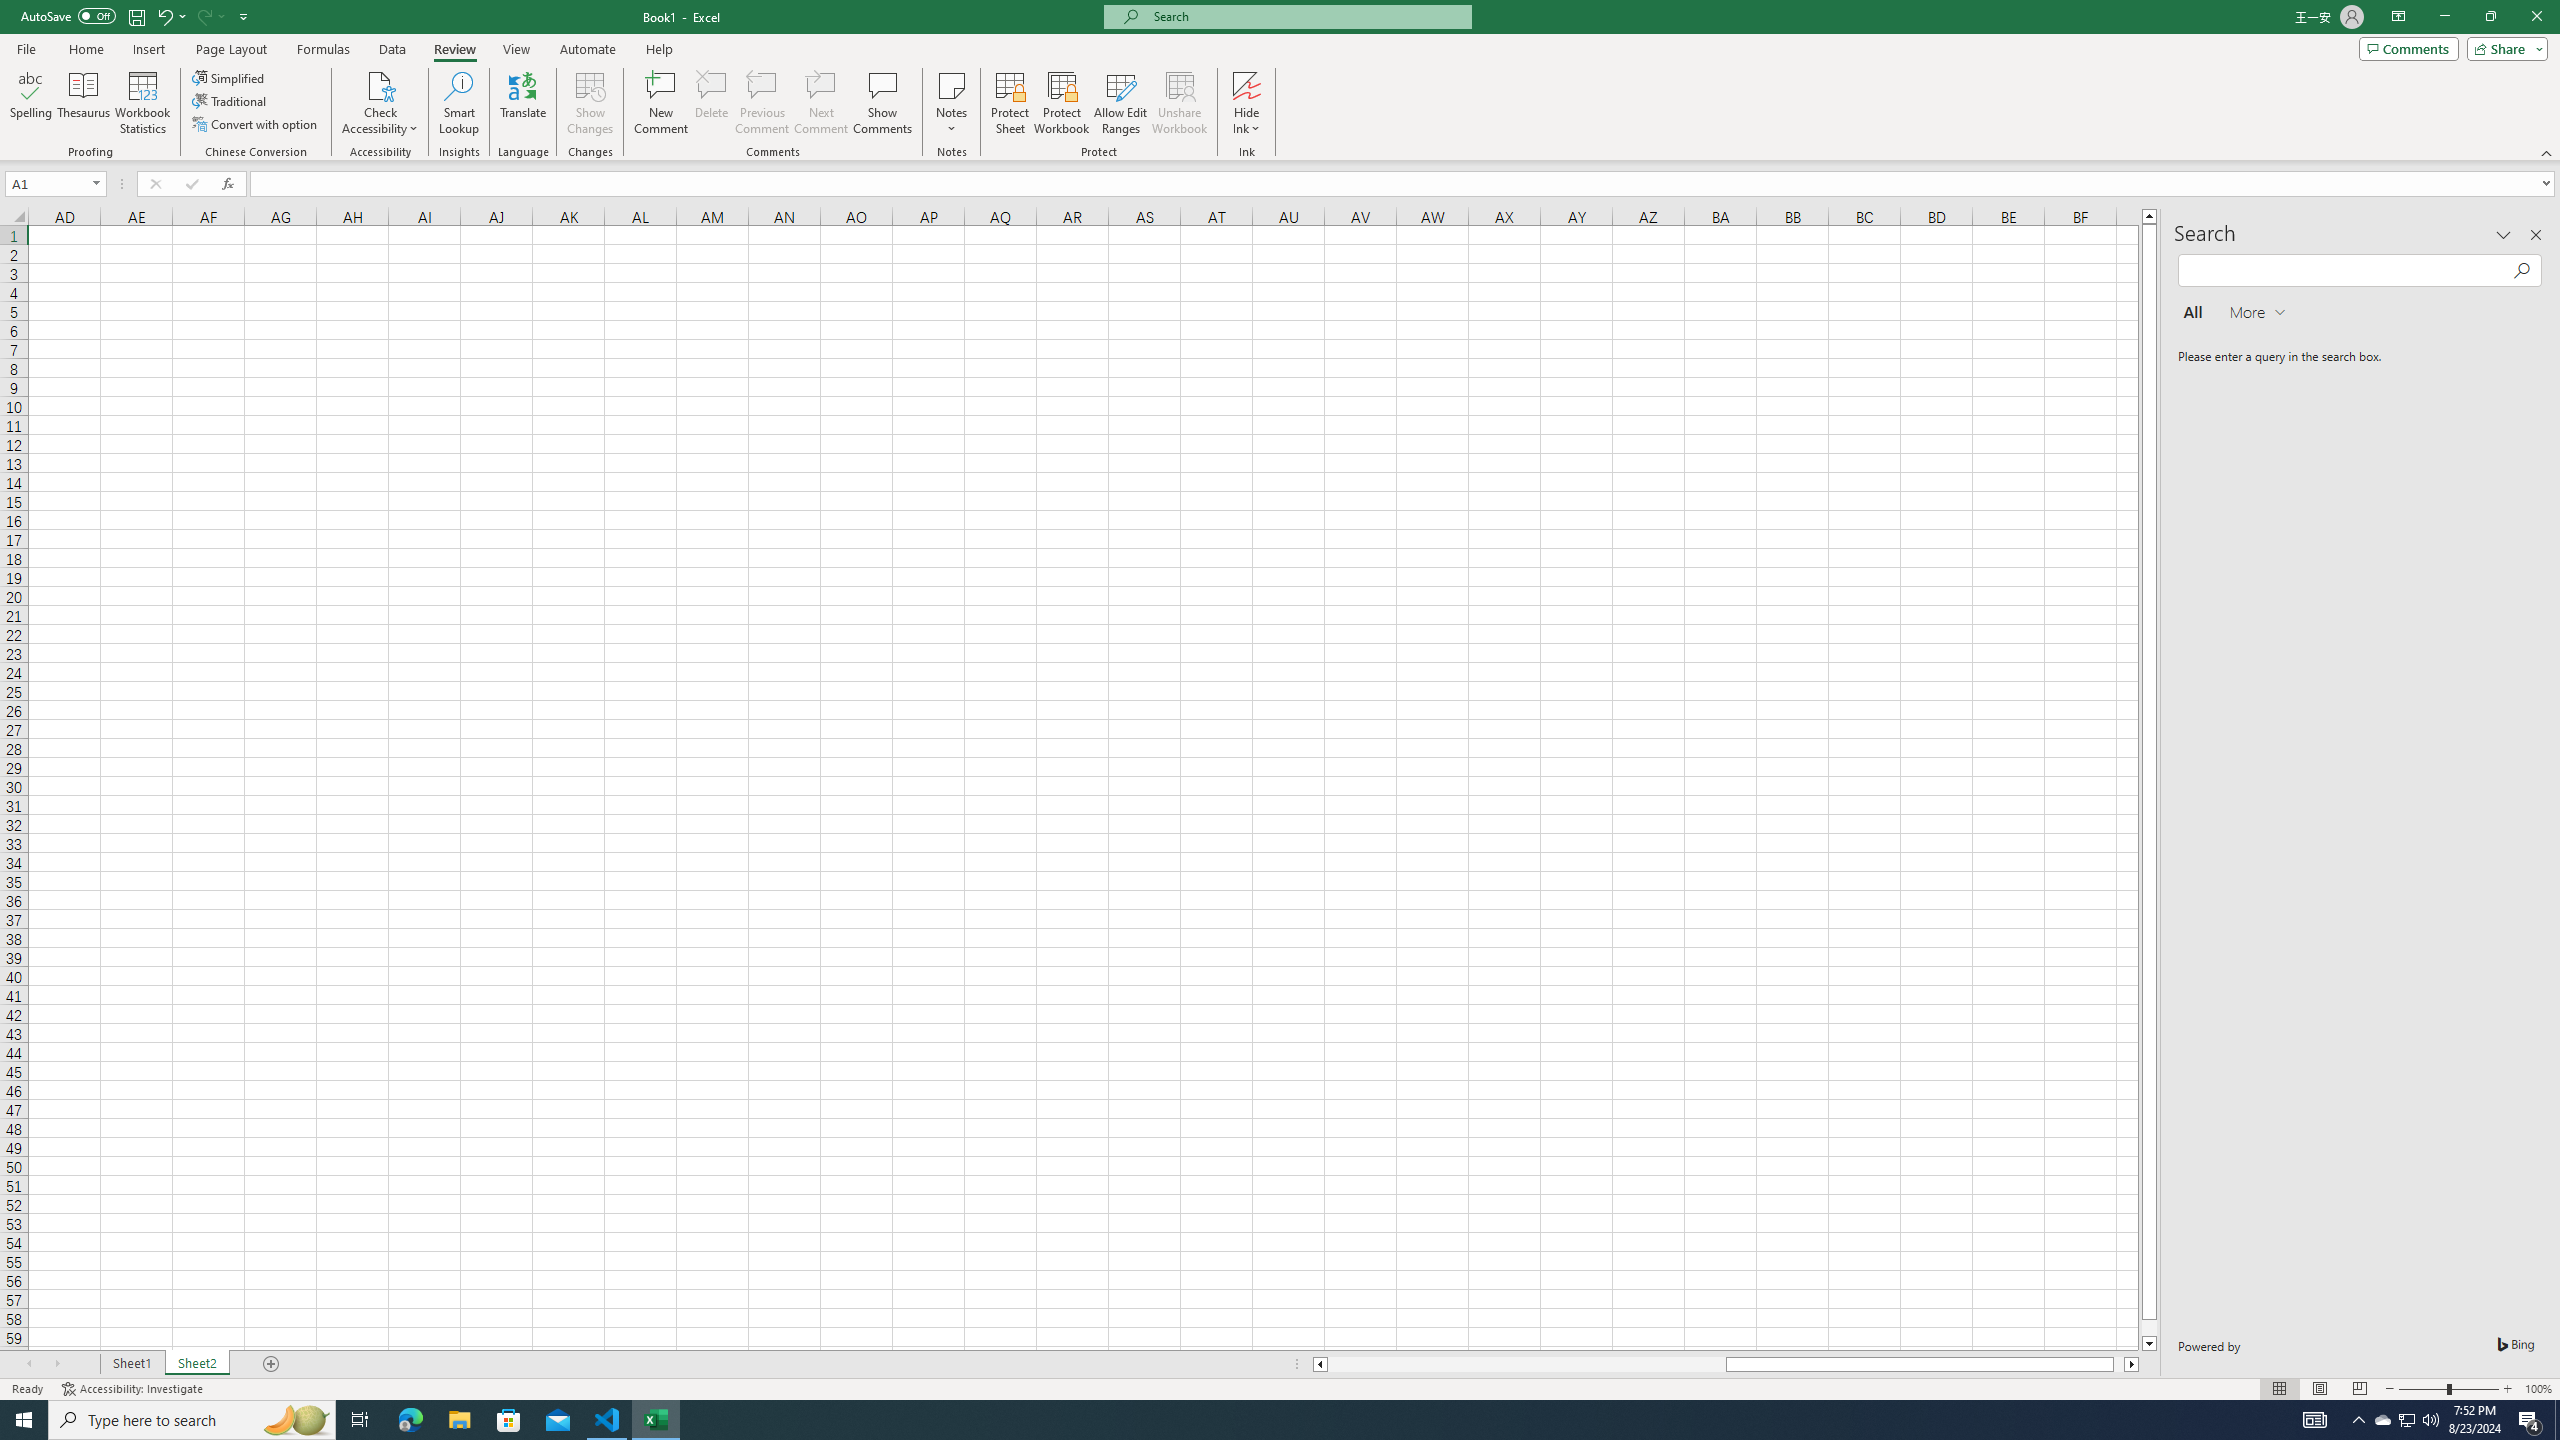 The height and width of the screenshot is (1440, 2560). I want to click on 'Show Comments', so click(880, 103).